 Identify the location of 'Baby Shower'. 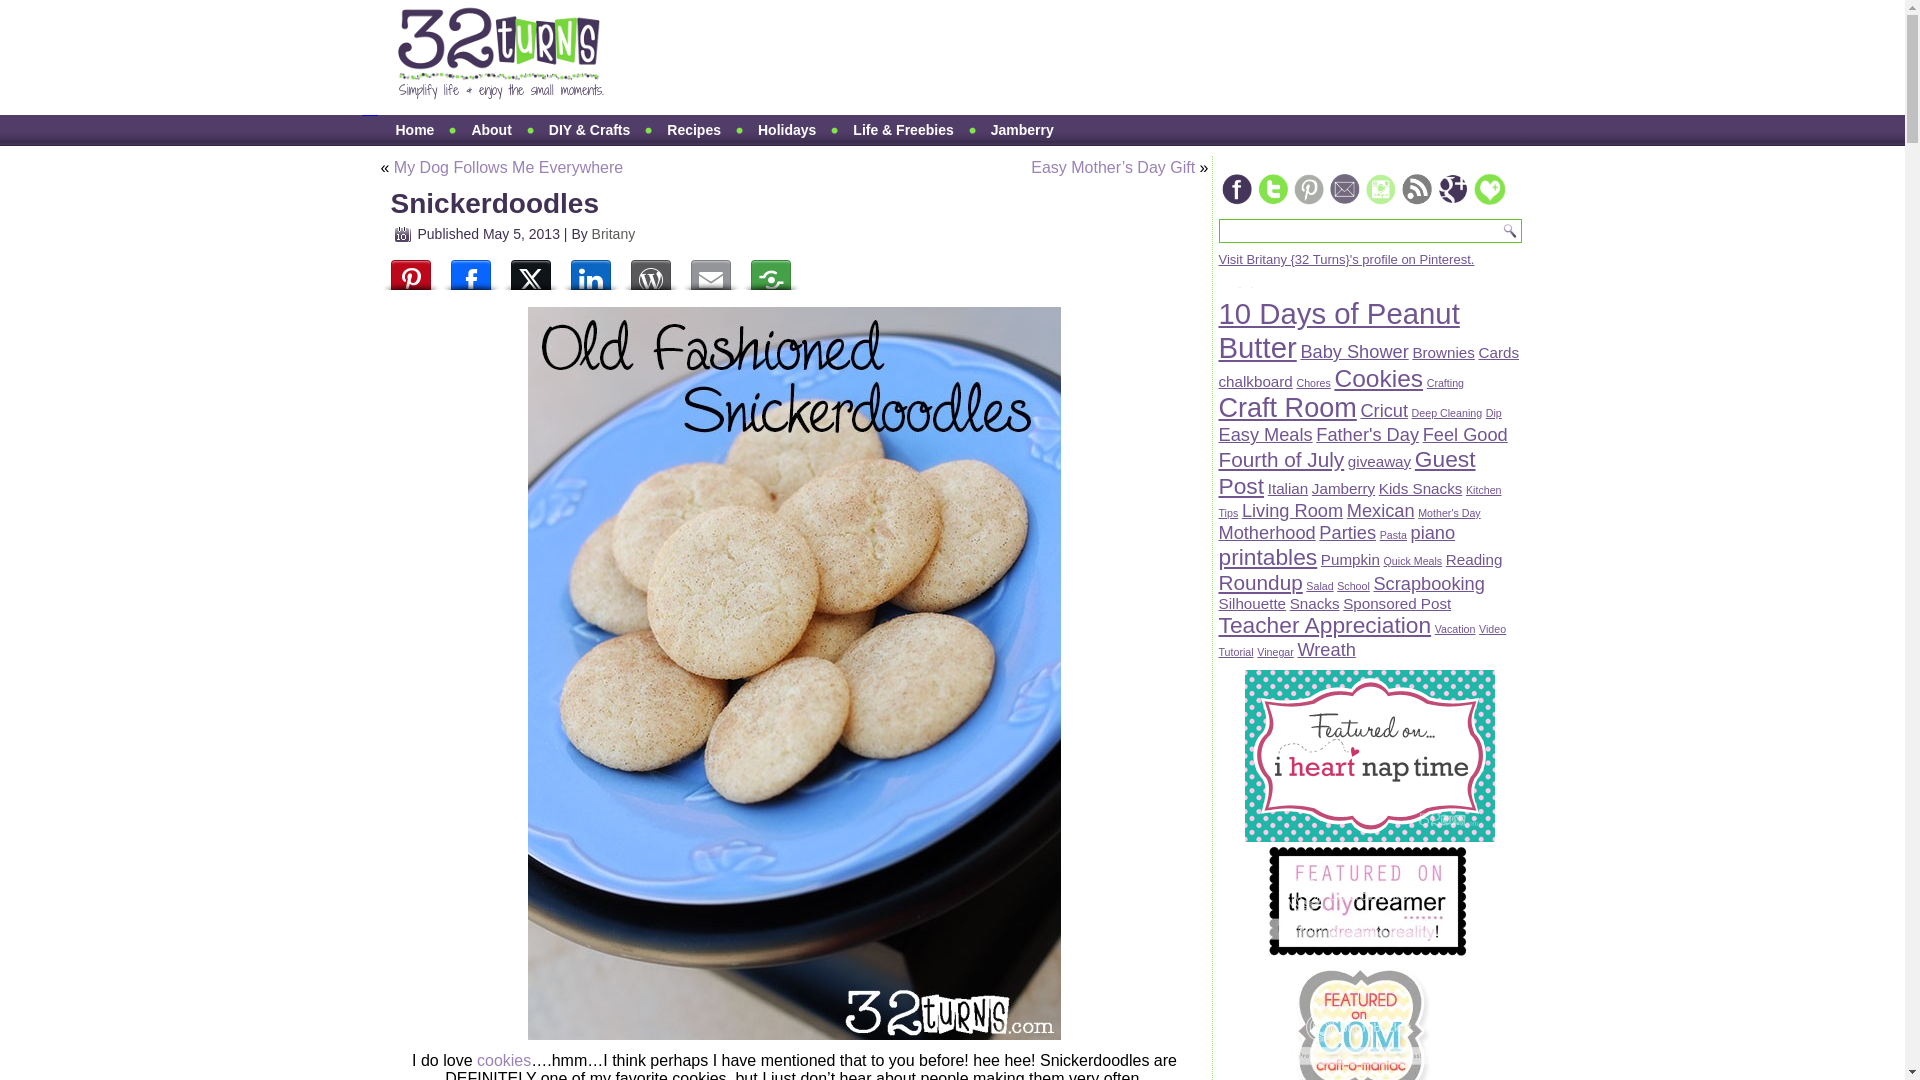
(1353, 350).